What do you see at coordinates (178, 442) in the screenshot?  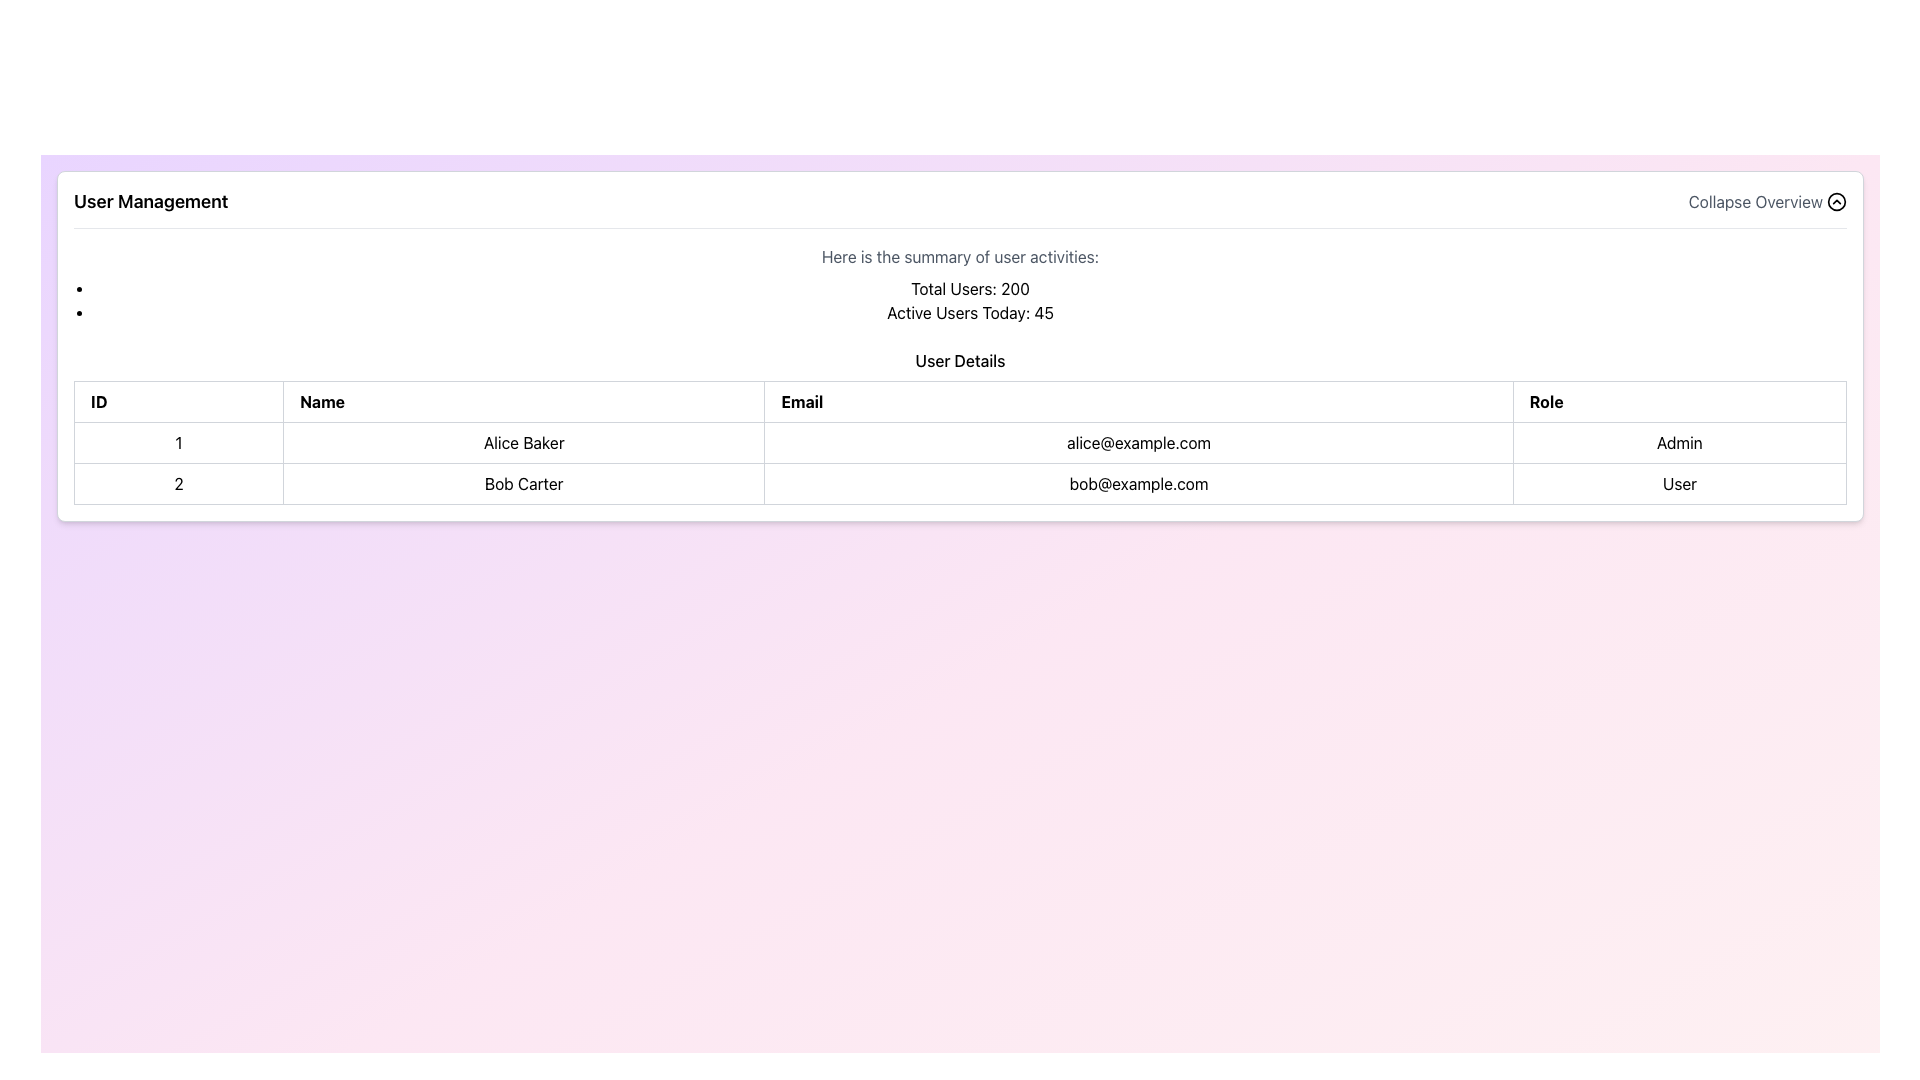 I see `the Table Cell that contains the text '1', located in the first row and first column of the table layout, positioned to the left of 'Alice Baker' and above the ID '2'` at bounding box center [178, 442].